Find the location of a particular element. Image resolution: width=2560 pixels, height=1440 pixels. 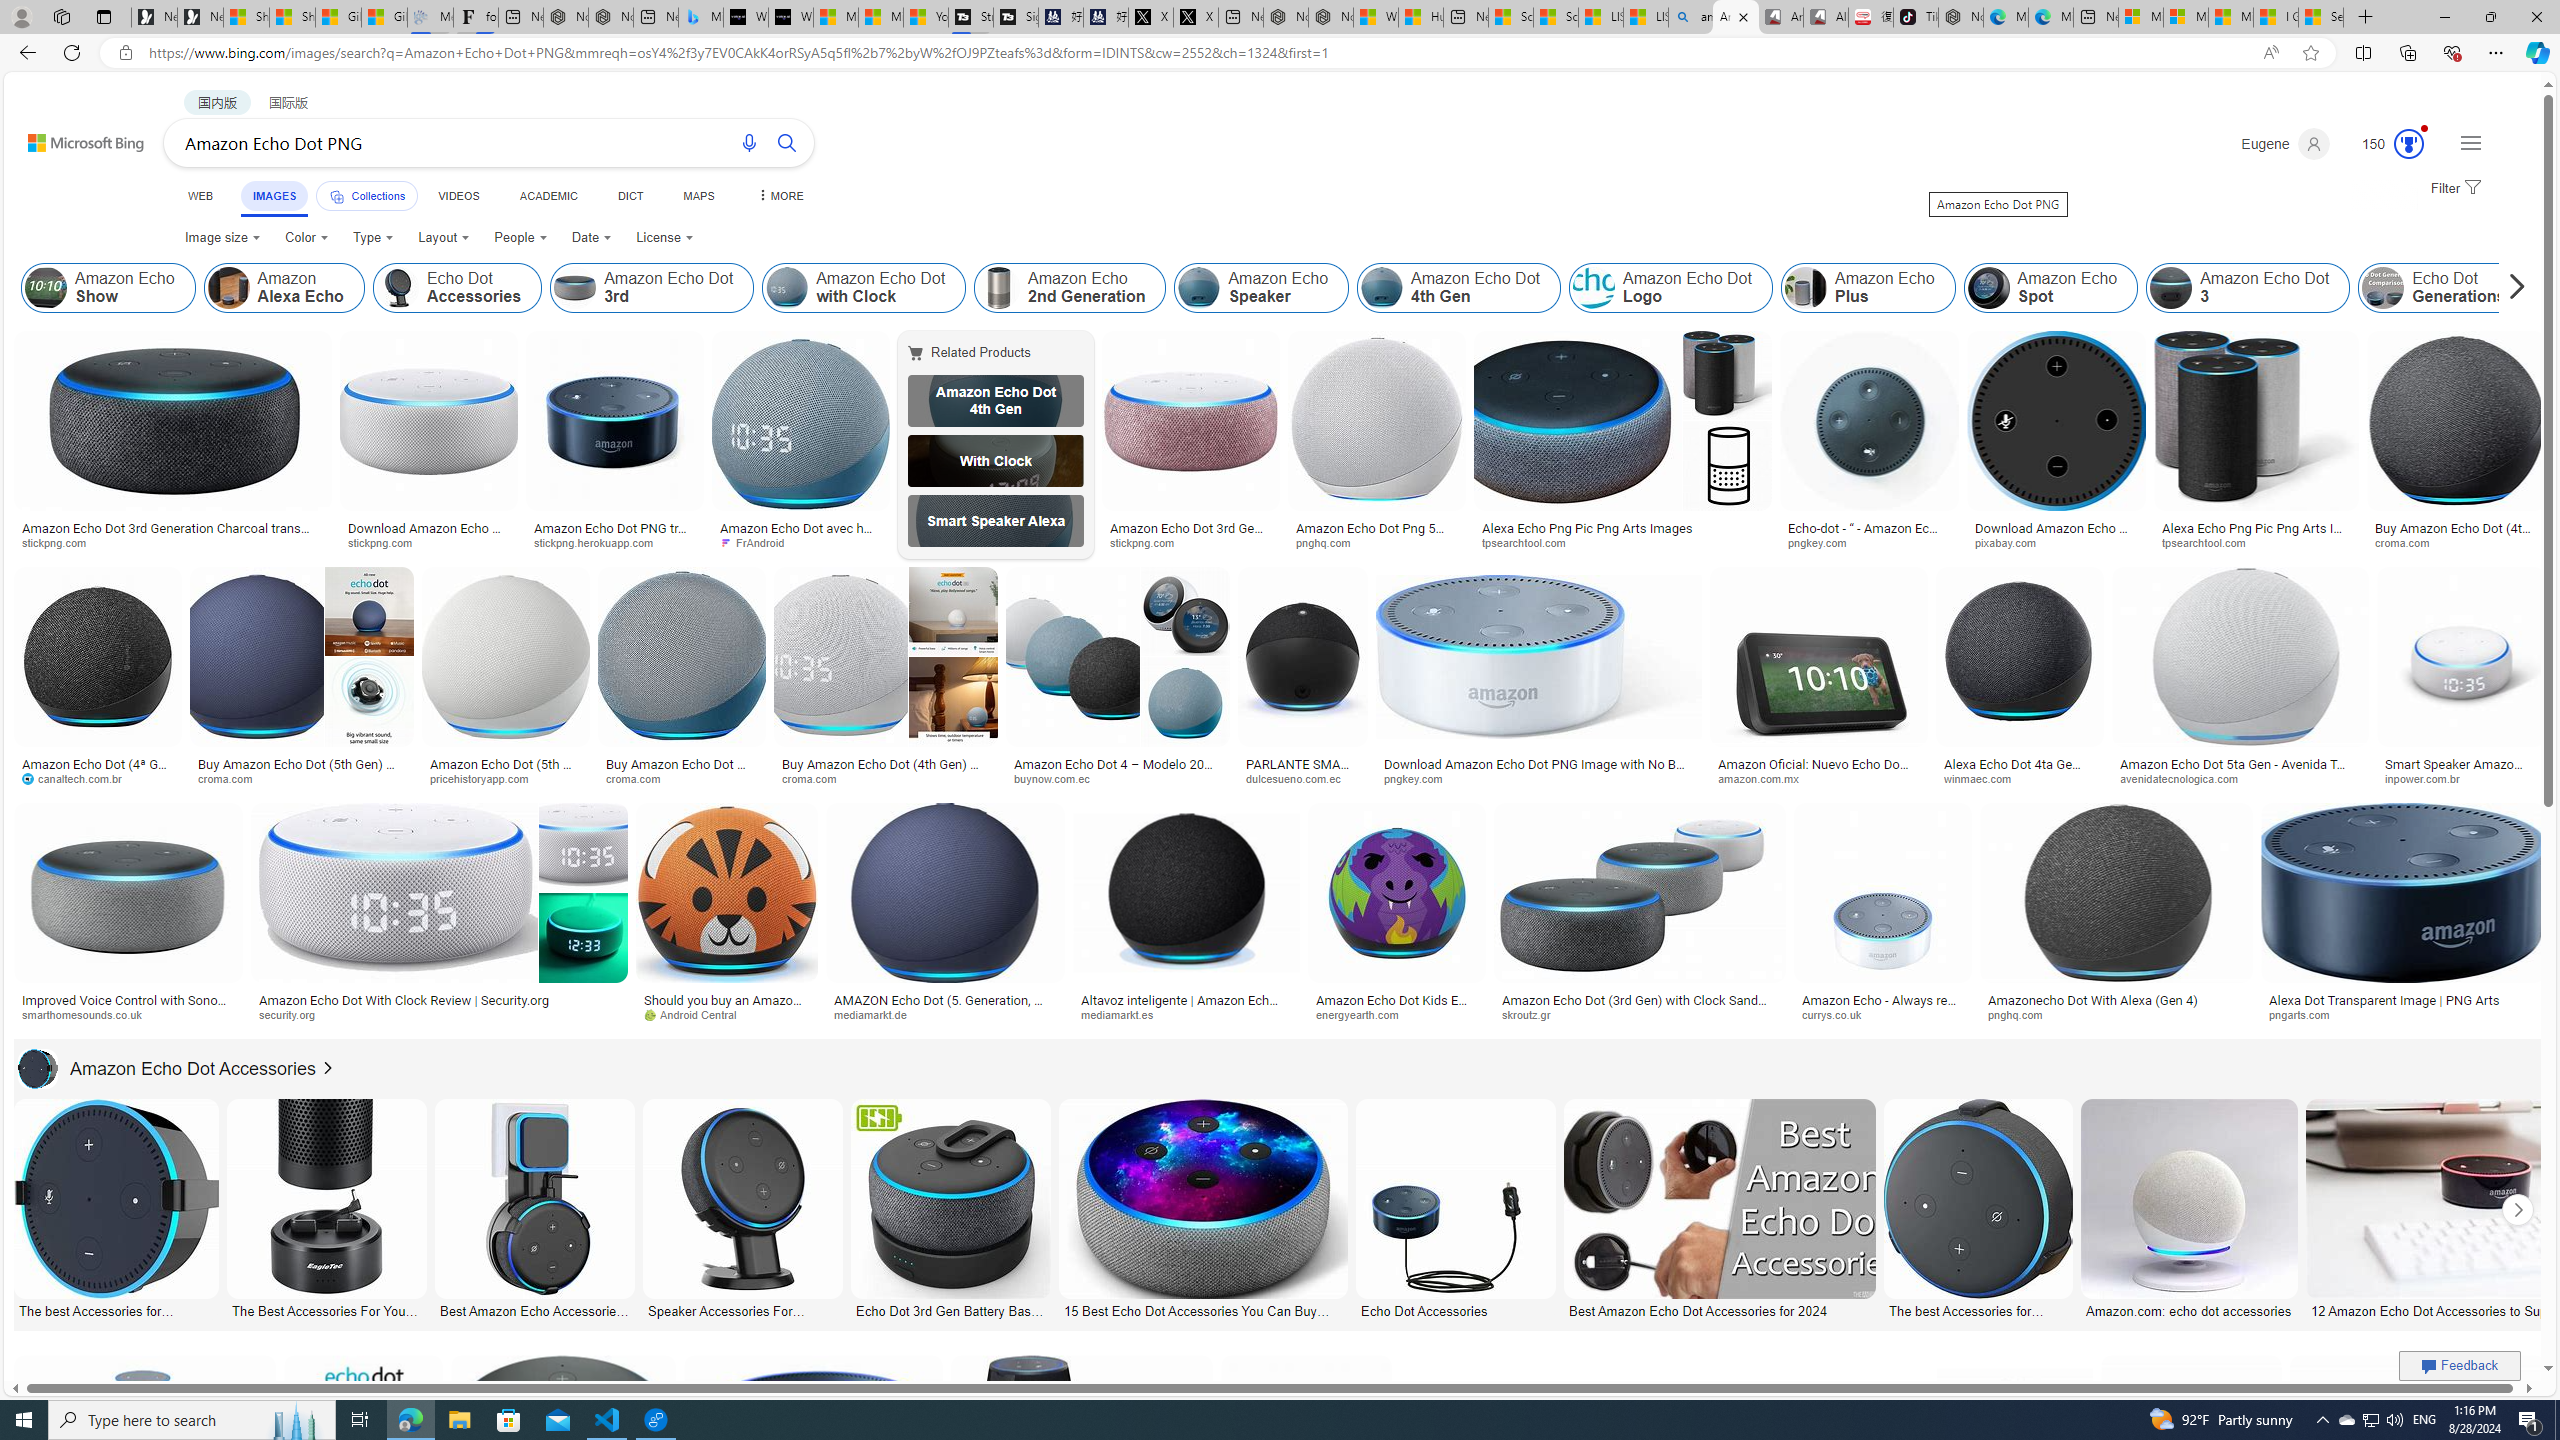

'Amazon Echo Dot PNG - Search Images' is located at coordinates (1734, 16).